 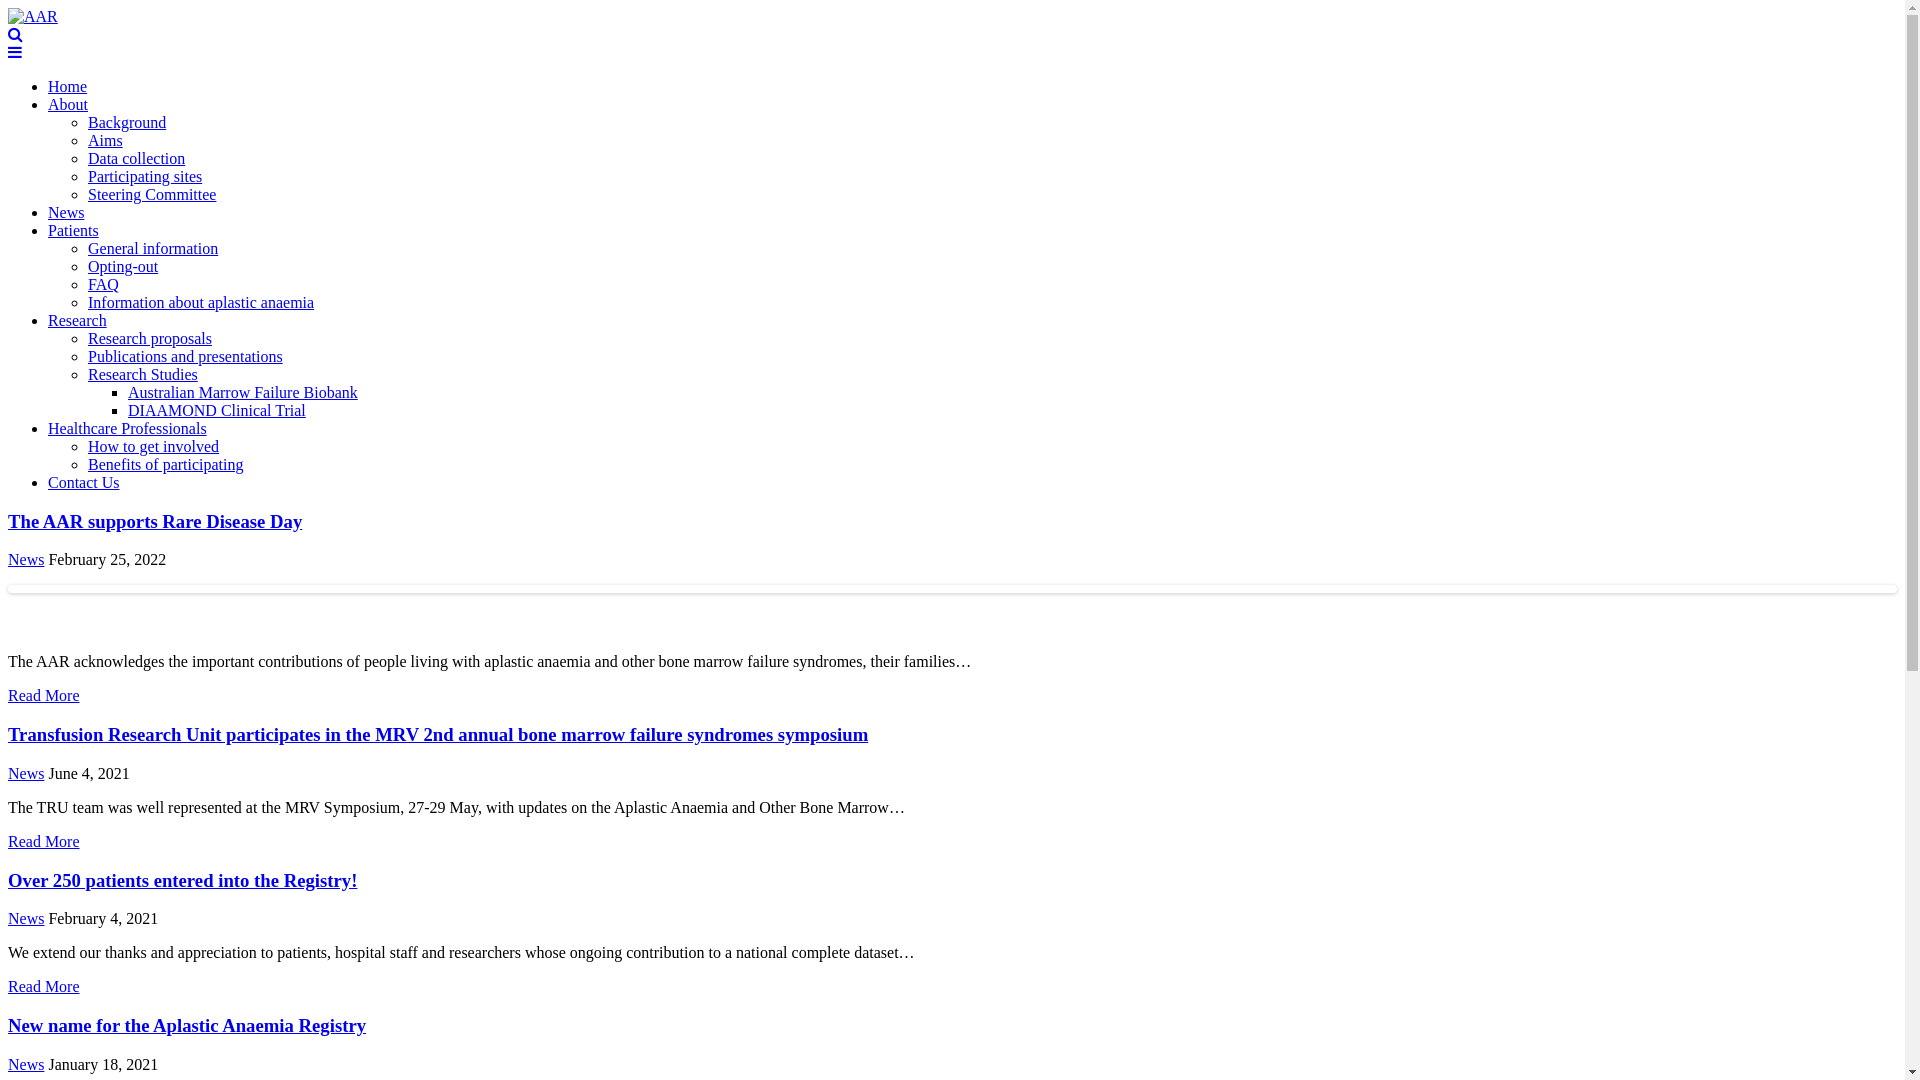 I want to click on 'Healthcare Professionals', so click(x=126, y=427).